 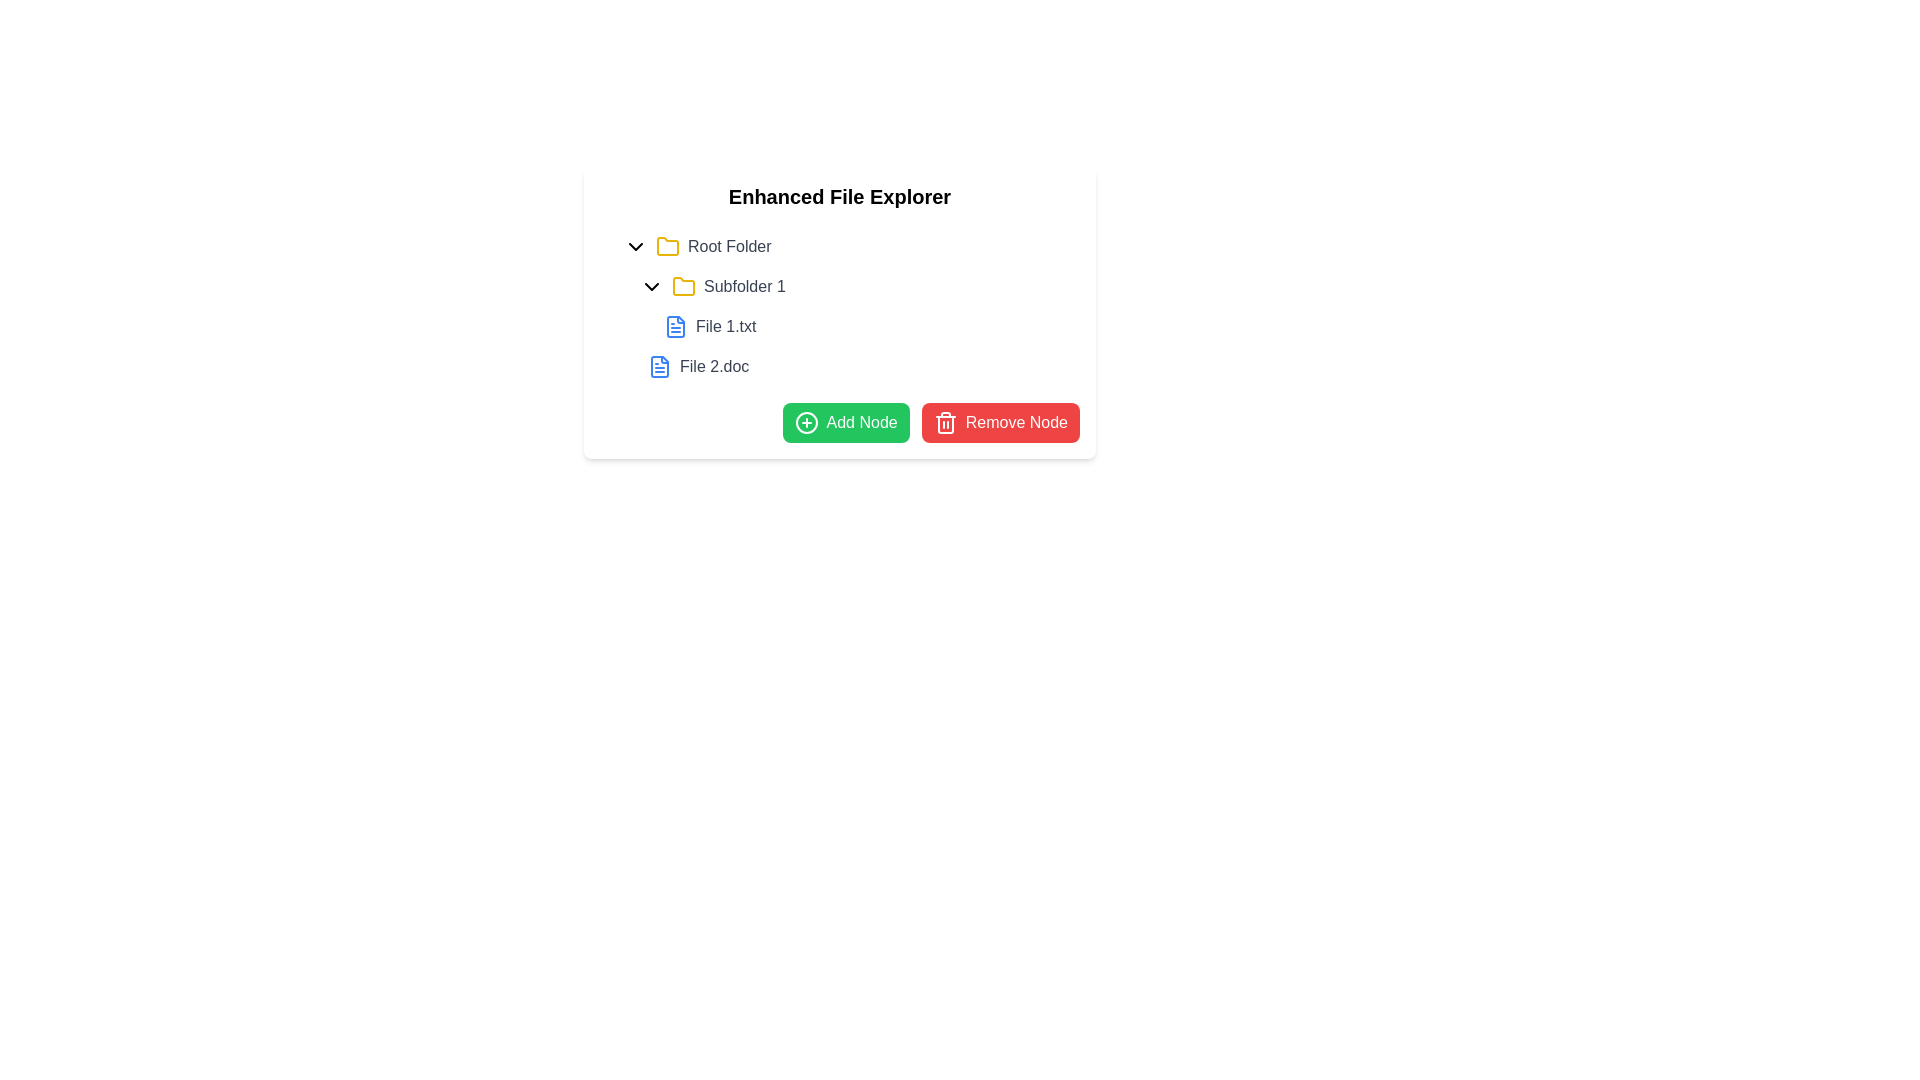 I want to click on the button located at the bottom-right corner of the central grouping, immediately to the right of the green 'Add Node' button, so click(x=999, y=422).